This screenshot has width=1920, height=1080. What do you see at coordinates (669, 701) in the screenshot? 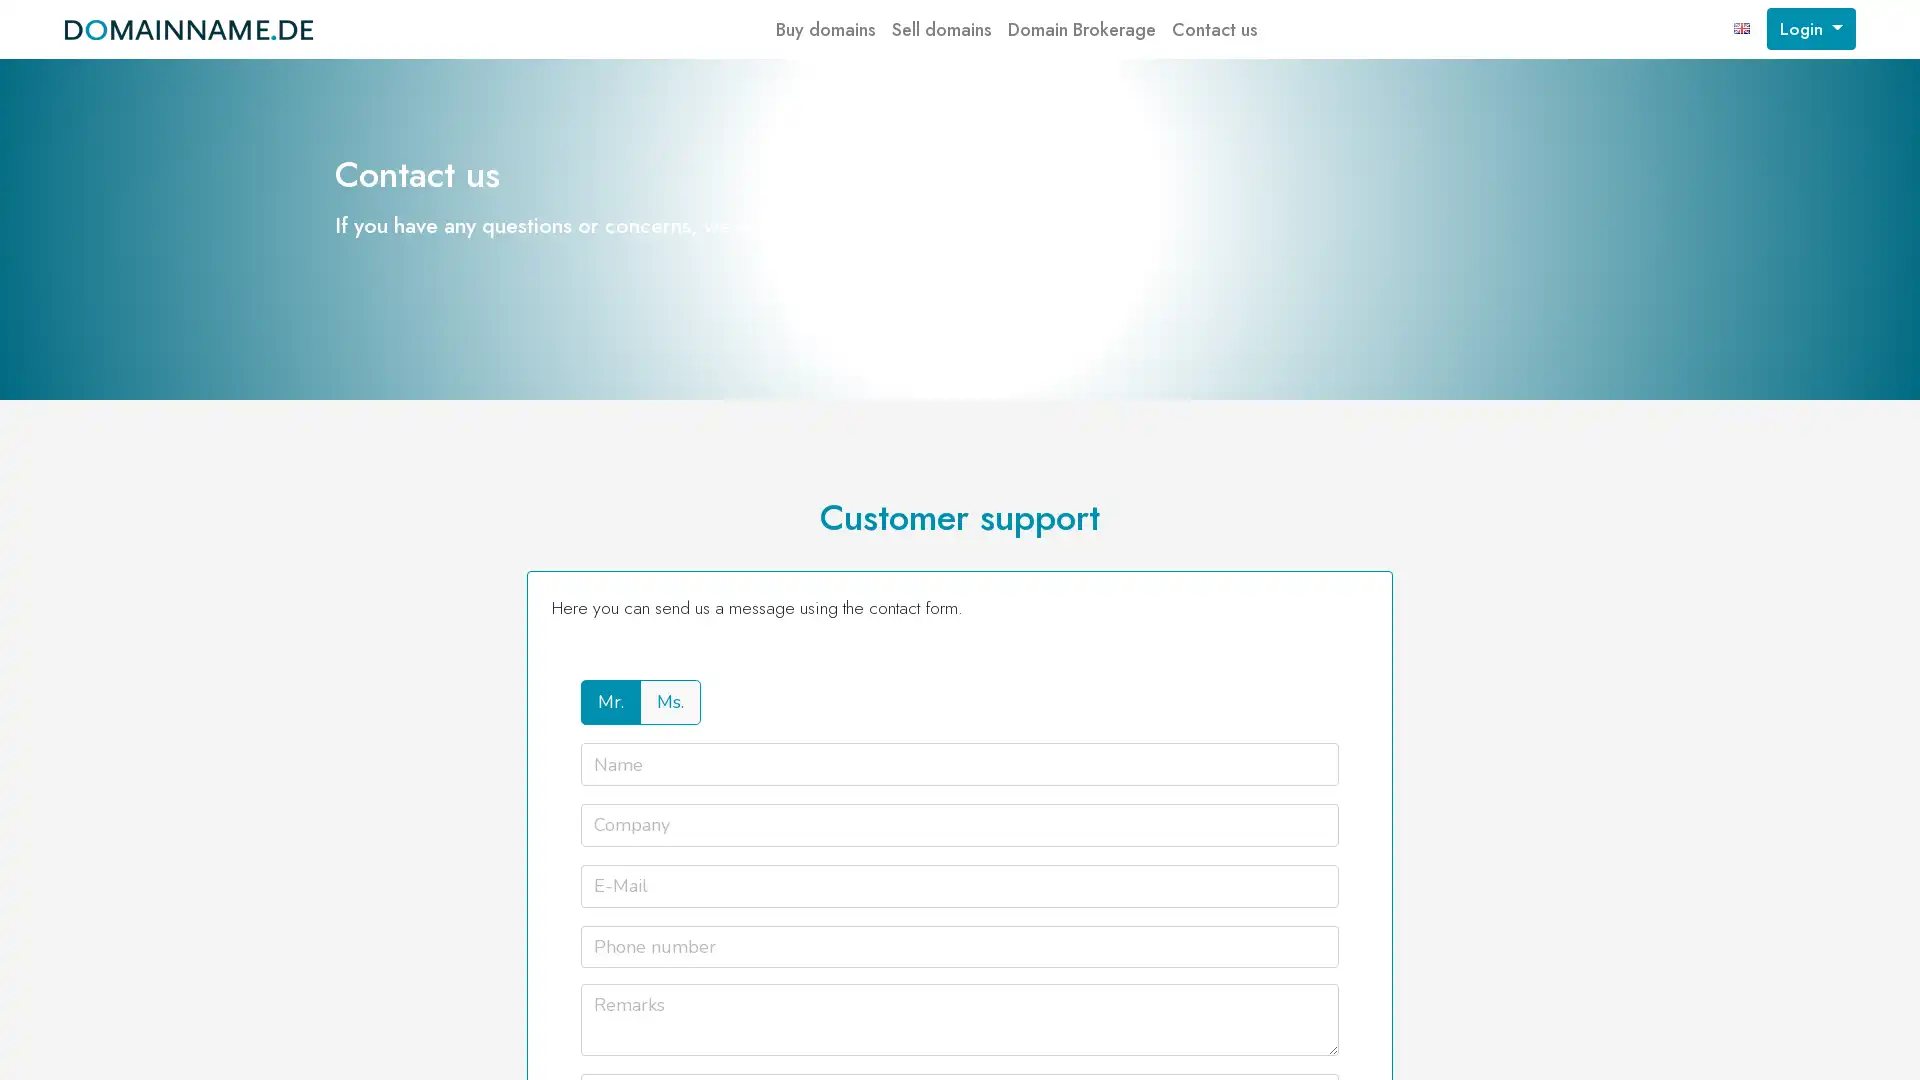
I see `Ms.` at bounding box center [669, 701].